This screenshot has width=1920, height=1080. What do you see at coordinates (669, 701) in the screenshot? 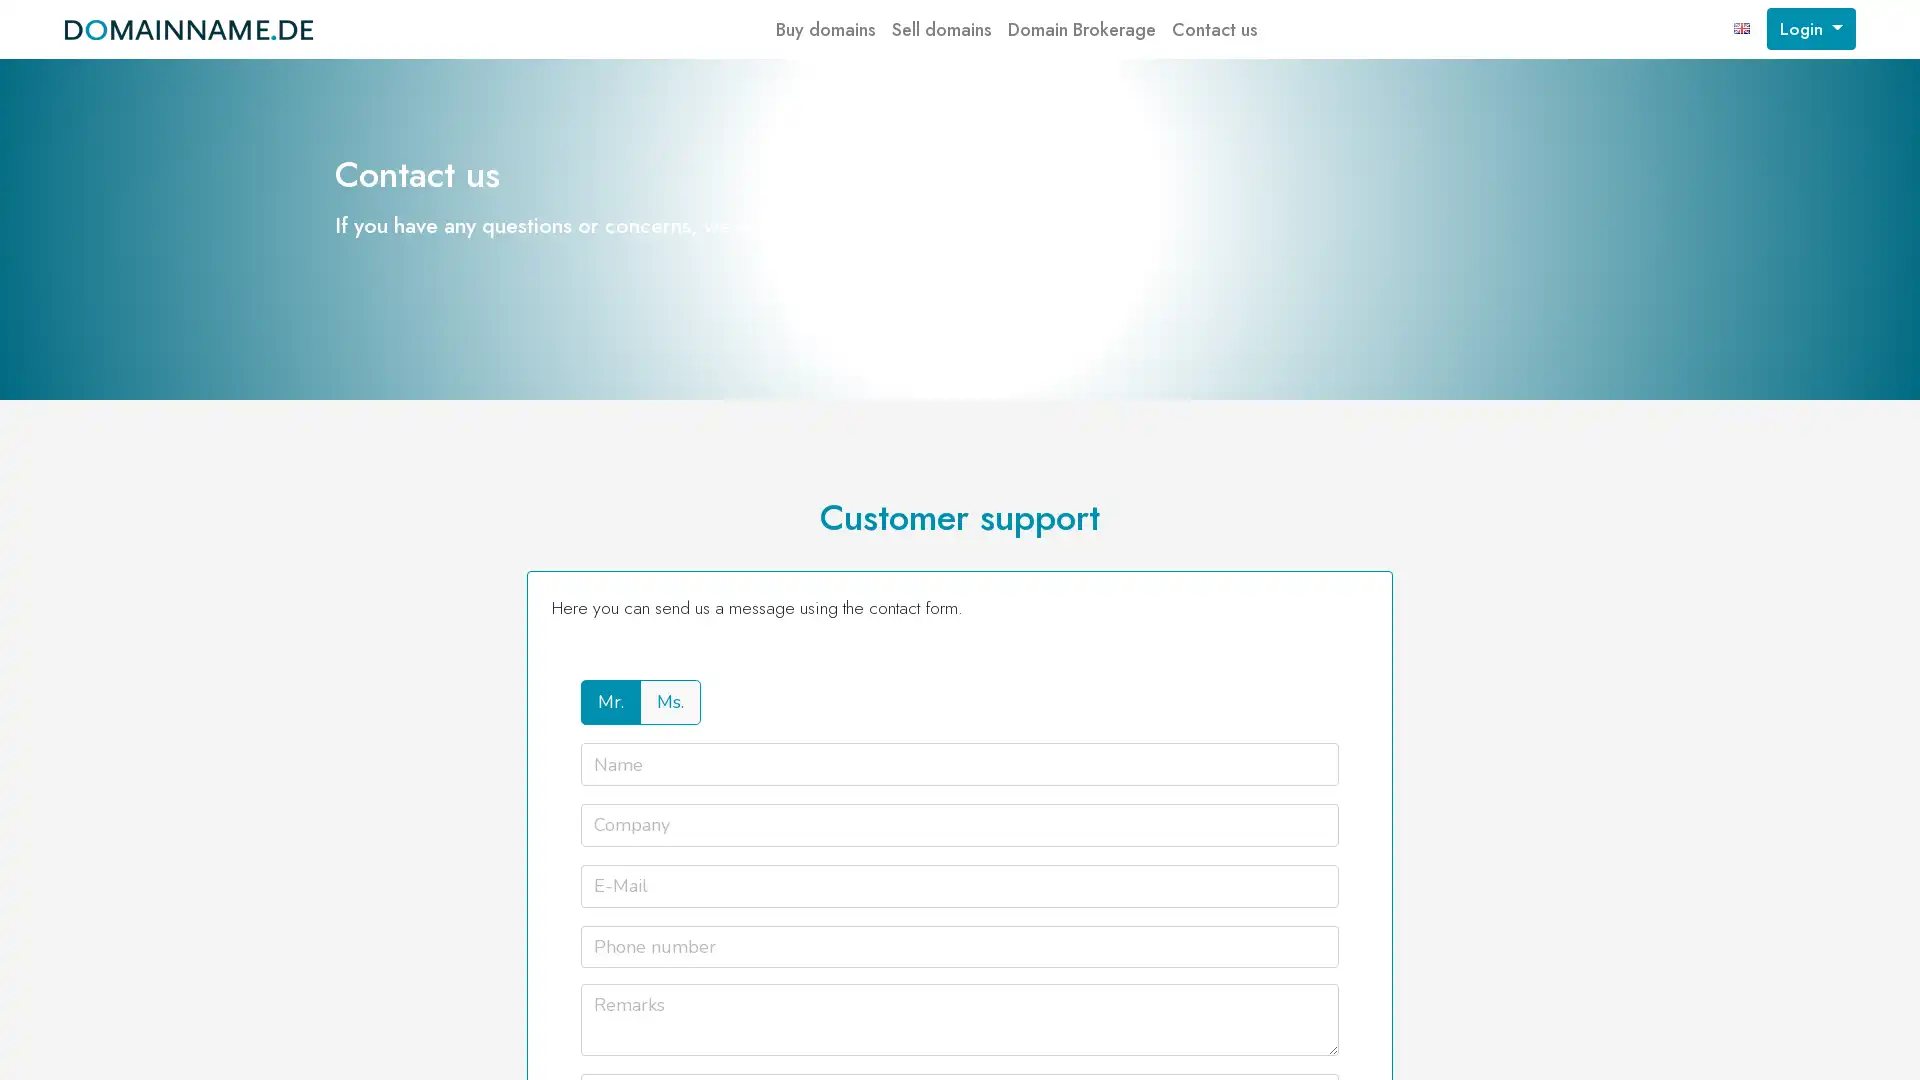
I see `Ms.` at bounding box center [669, 701].